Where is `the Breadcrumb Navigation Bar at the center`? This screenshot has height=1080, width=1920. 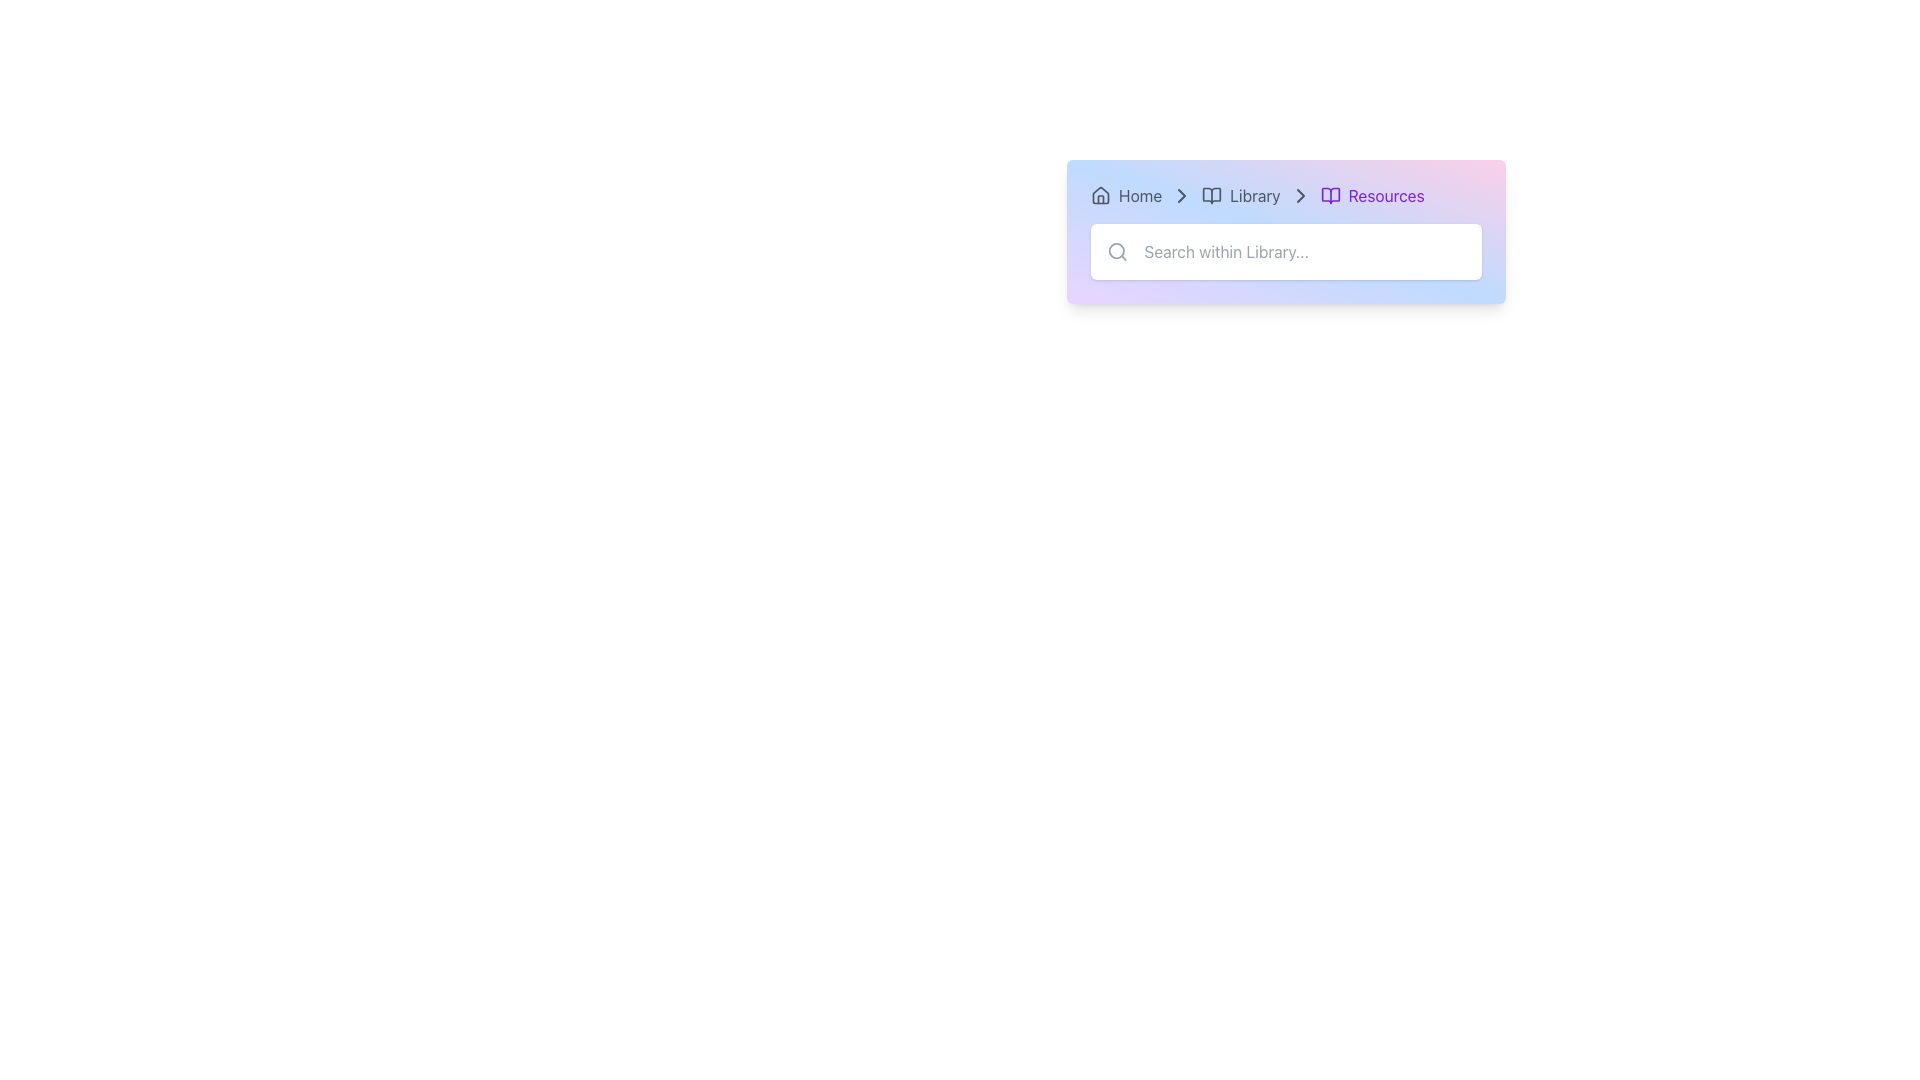 the Breadcrumb Navigation Bar at the center is located at coordinates (1286, 196).